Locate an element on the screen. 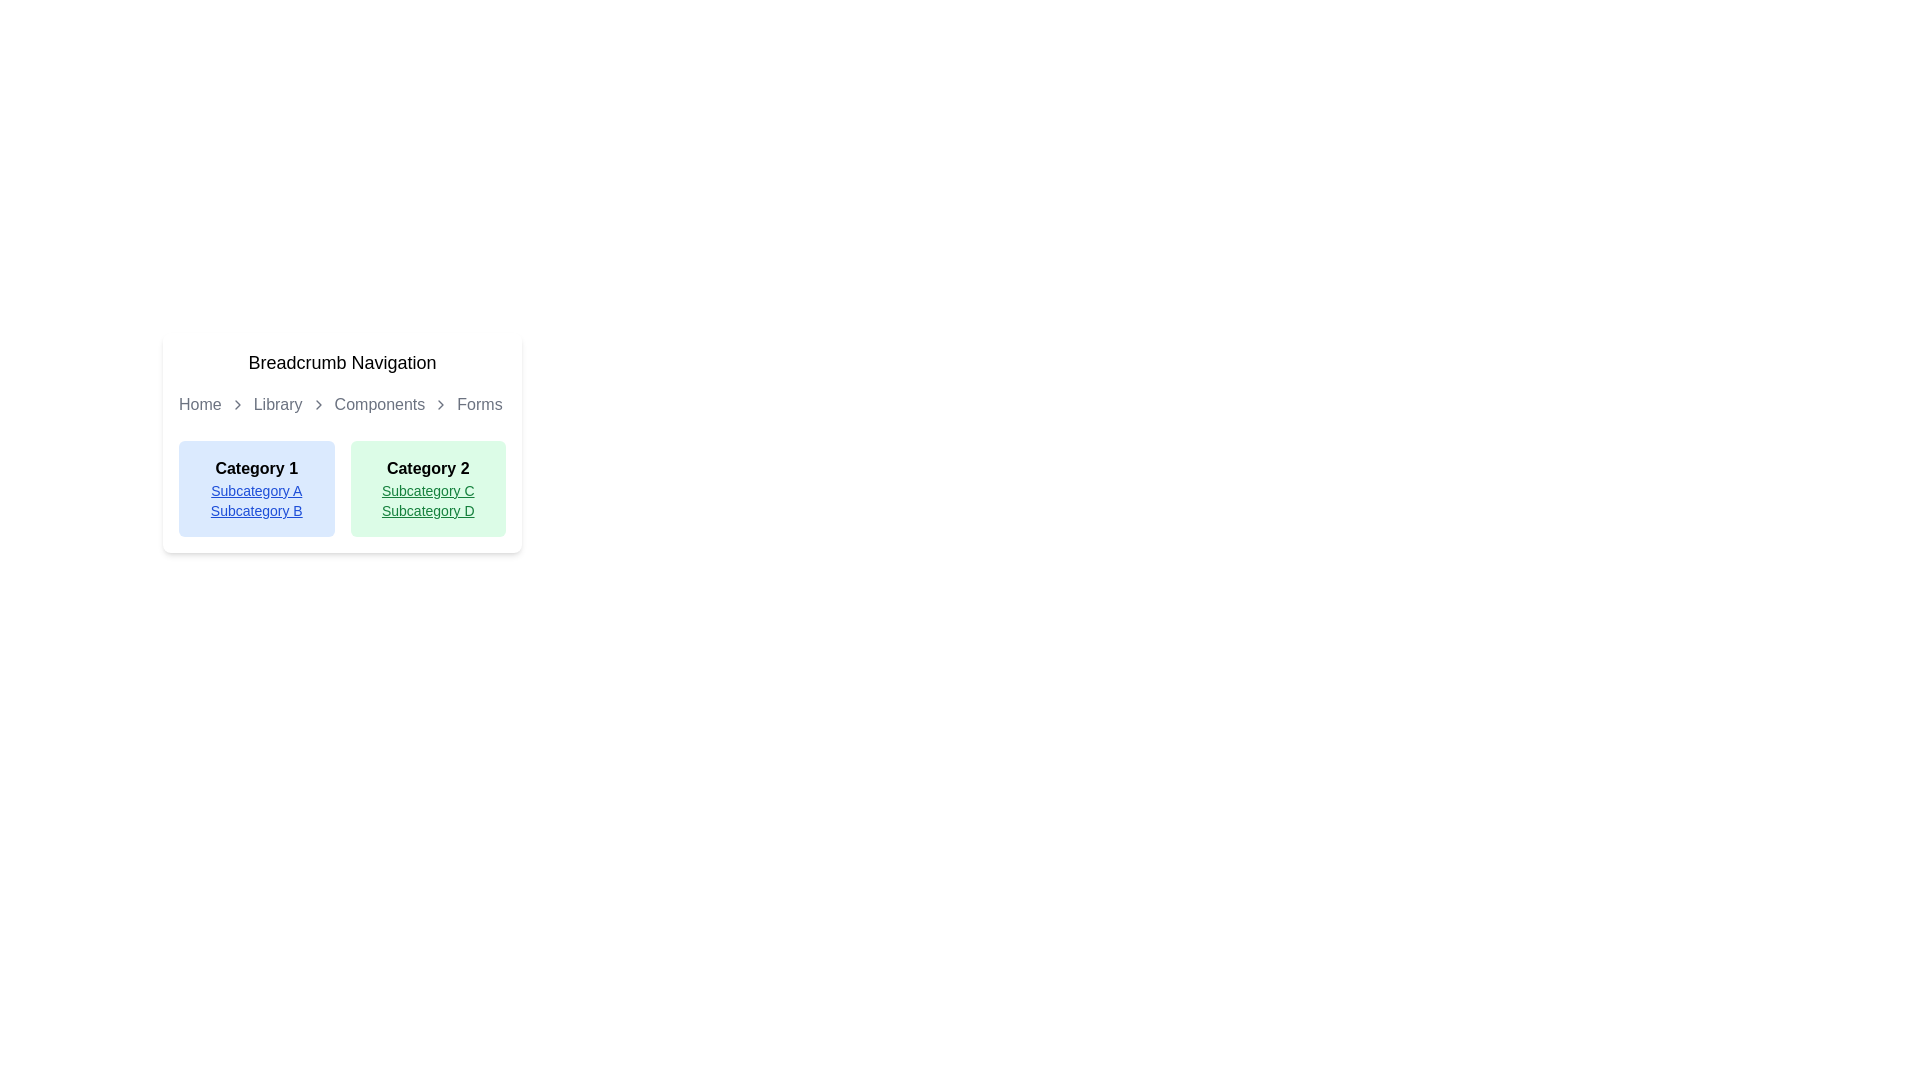 The height and width of the screenshot is (1080, 1920). the 'Library' text link in the breadcrumb navigation is located at coordinates (277, 405).